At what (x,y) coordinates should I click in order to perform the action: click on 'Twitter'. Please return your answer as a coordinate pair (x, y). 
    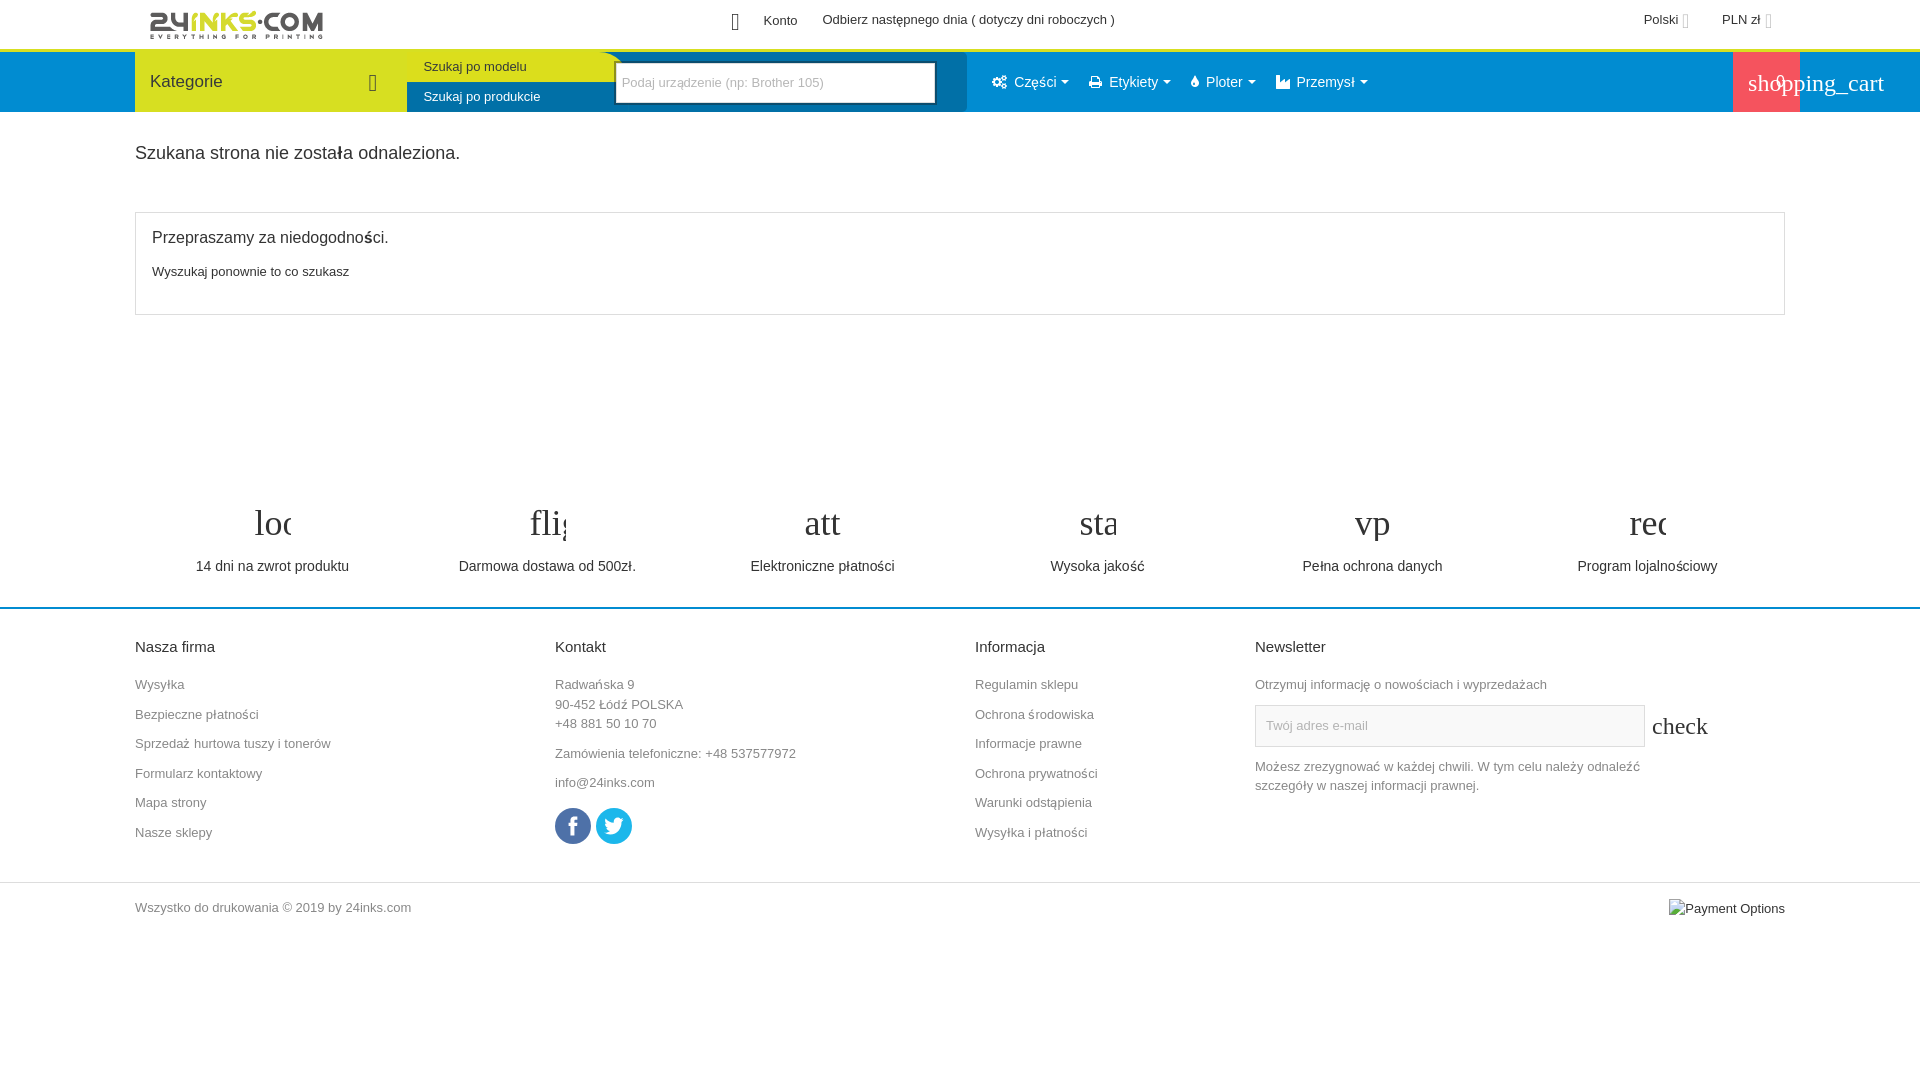
    Looking at the image, I should click on (613, 825).